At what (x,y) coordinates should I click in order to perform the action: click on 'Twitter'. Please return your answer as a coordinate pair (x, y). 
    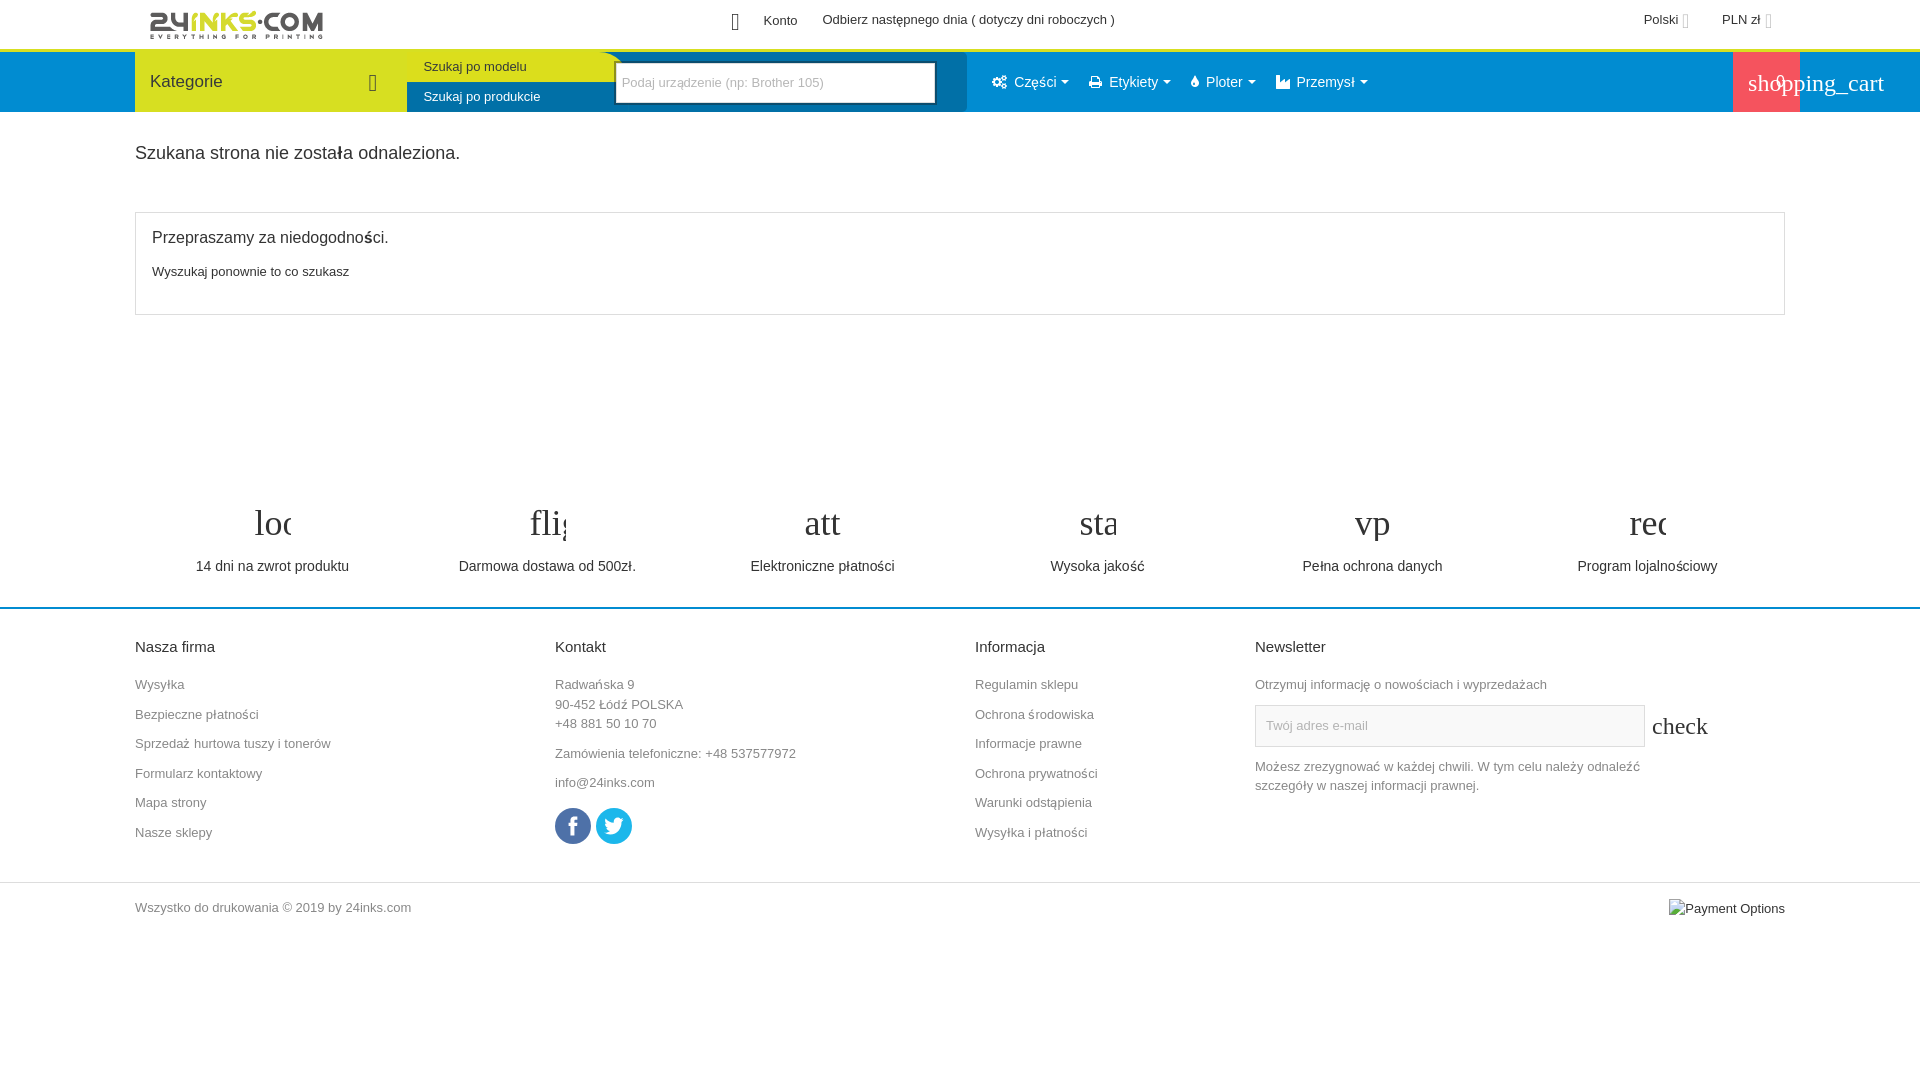
    Looking at the image, I should click on (613, 825).